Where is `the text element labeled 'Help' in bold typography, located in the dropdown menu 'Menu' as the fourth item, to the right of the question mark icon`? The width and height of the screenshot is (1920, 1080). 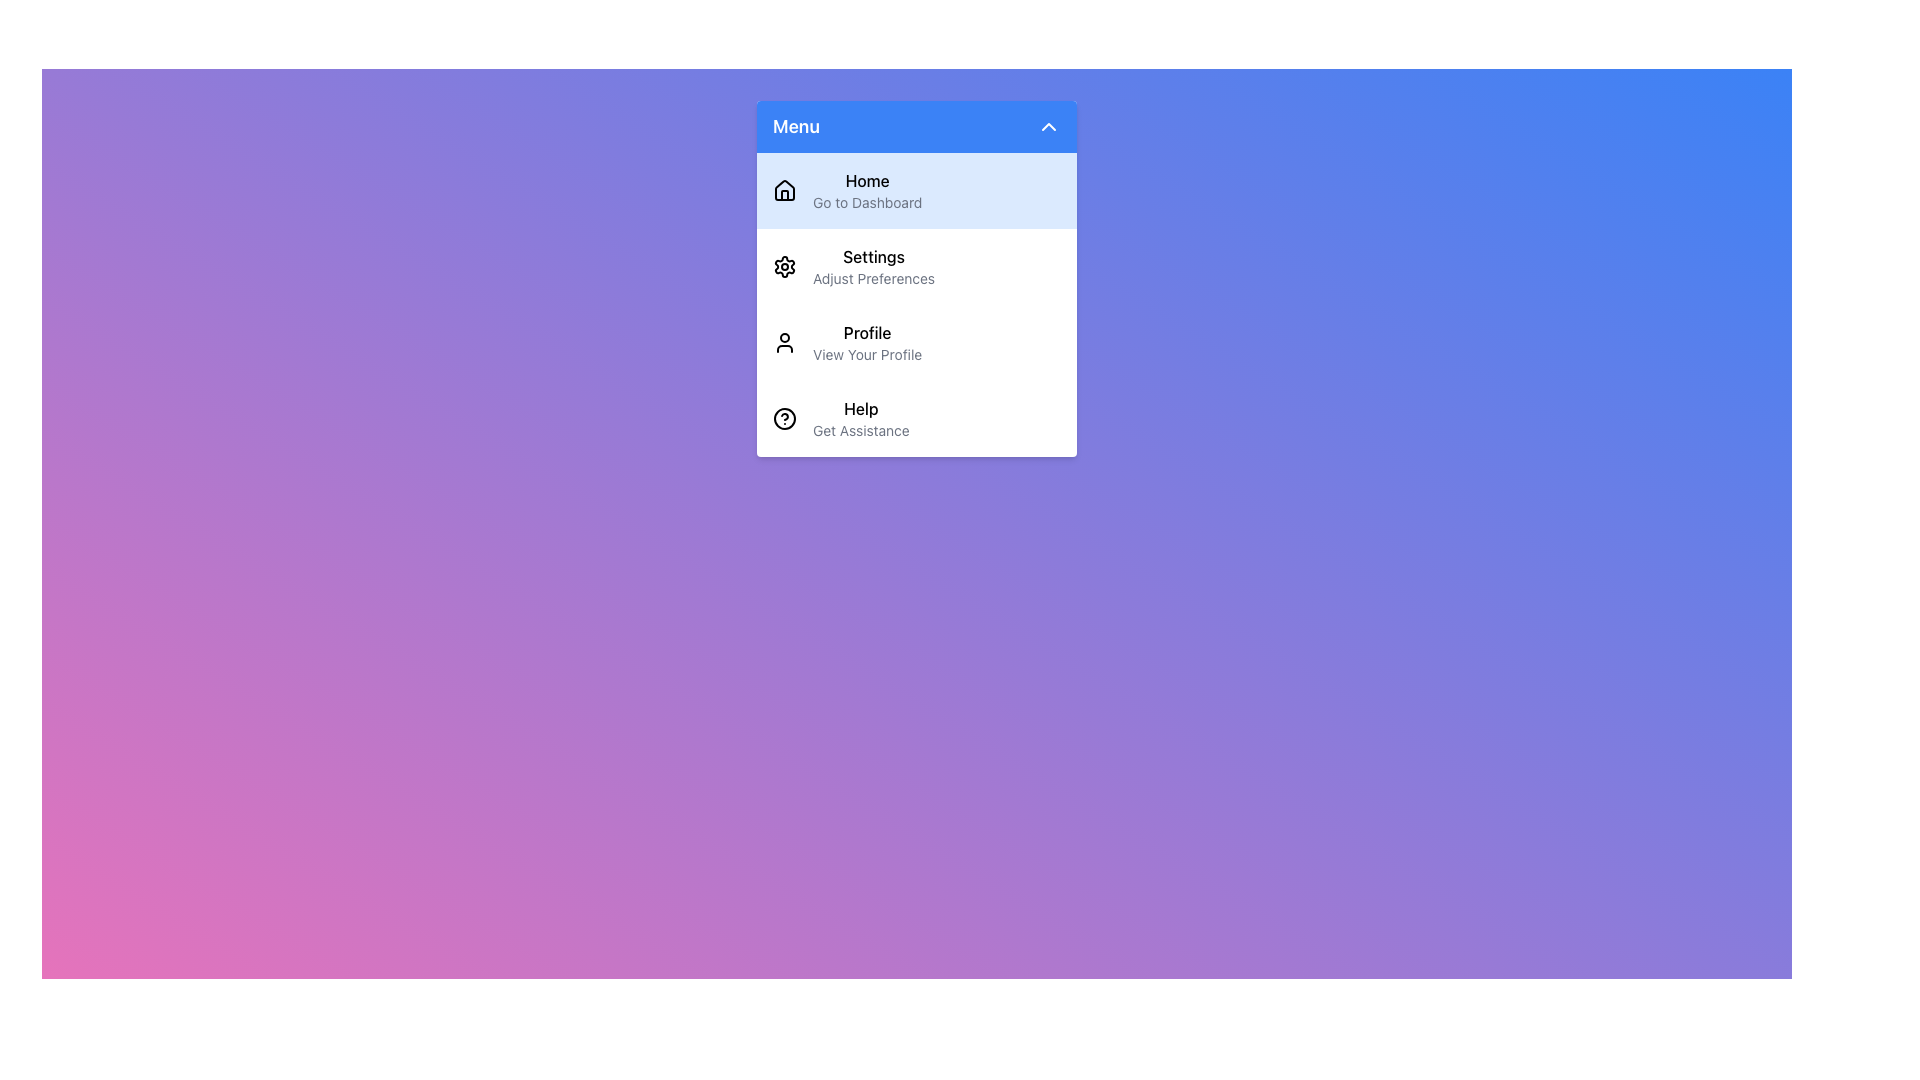 the text element labeled 'Help' in bold typography, located in the dropdown menu 'Menu' as the fourth item, to the right of the question mark icon is located at coordinates (861, 418).